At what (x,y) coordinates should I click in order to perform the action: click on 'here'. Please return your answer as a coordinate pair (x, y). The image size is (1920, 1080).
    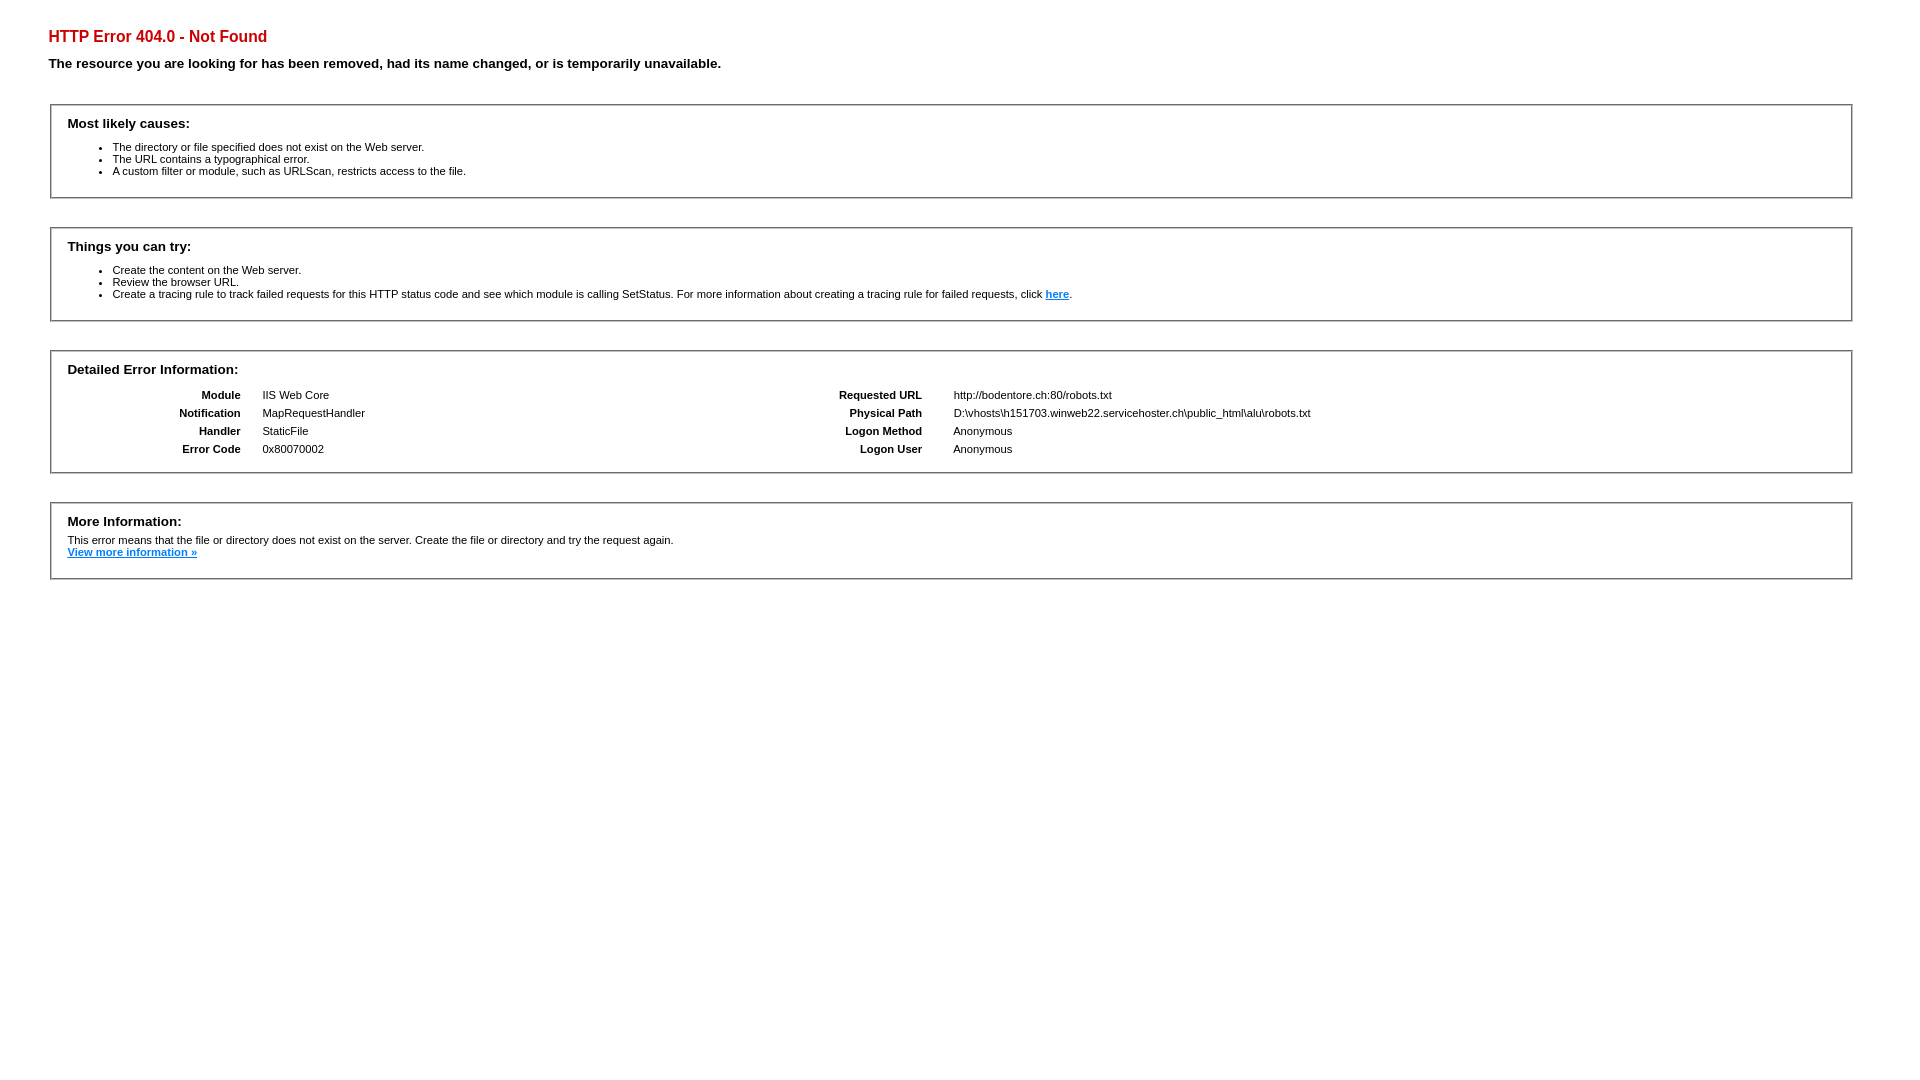
    Looking at the image, I should click on (1056, 293).